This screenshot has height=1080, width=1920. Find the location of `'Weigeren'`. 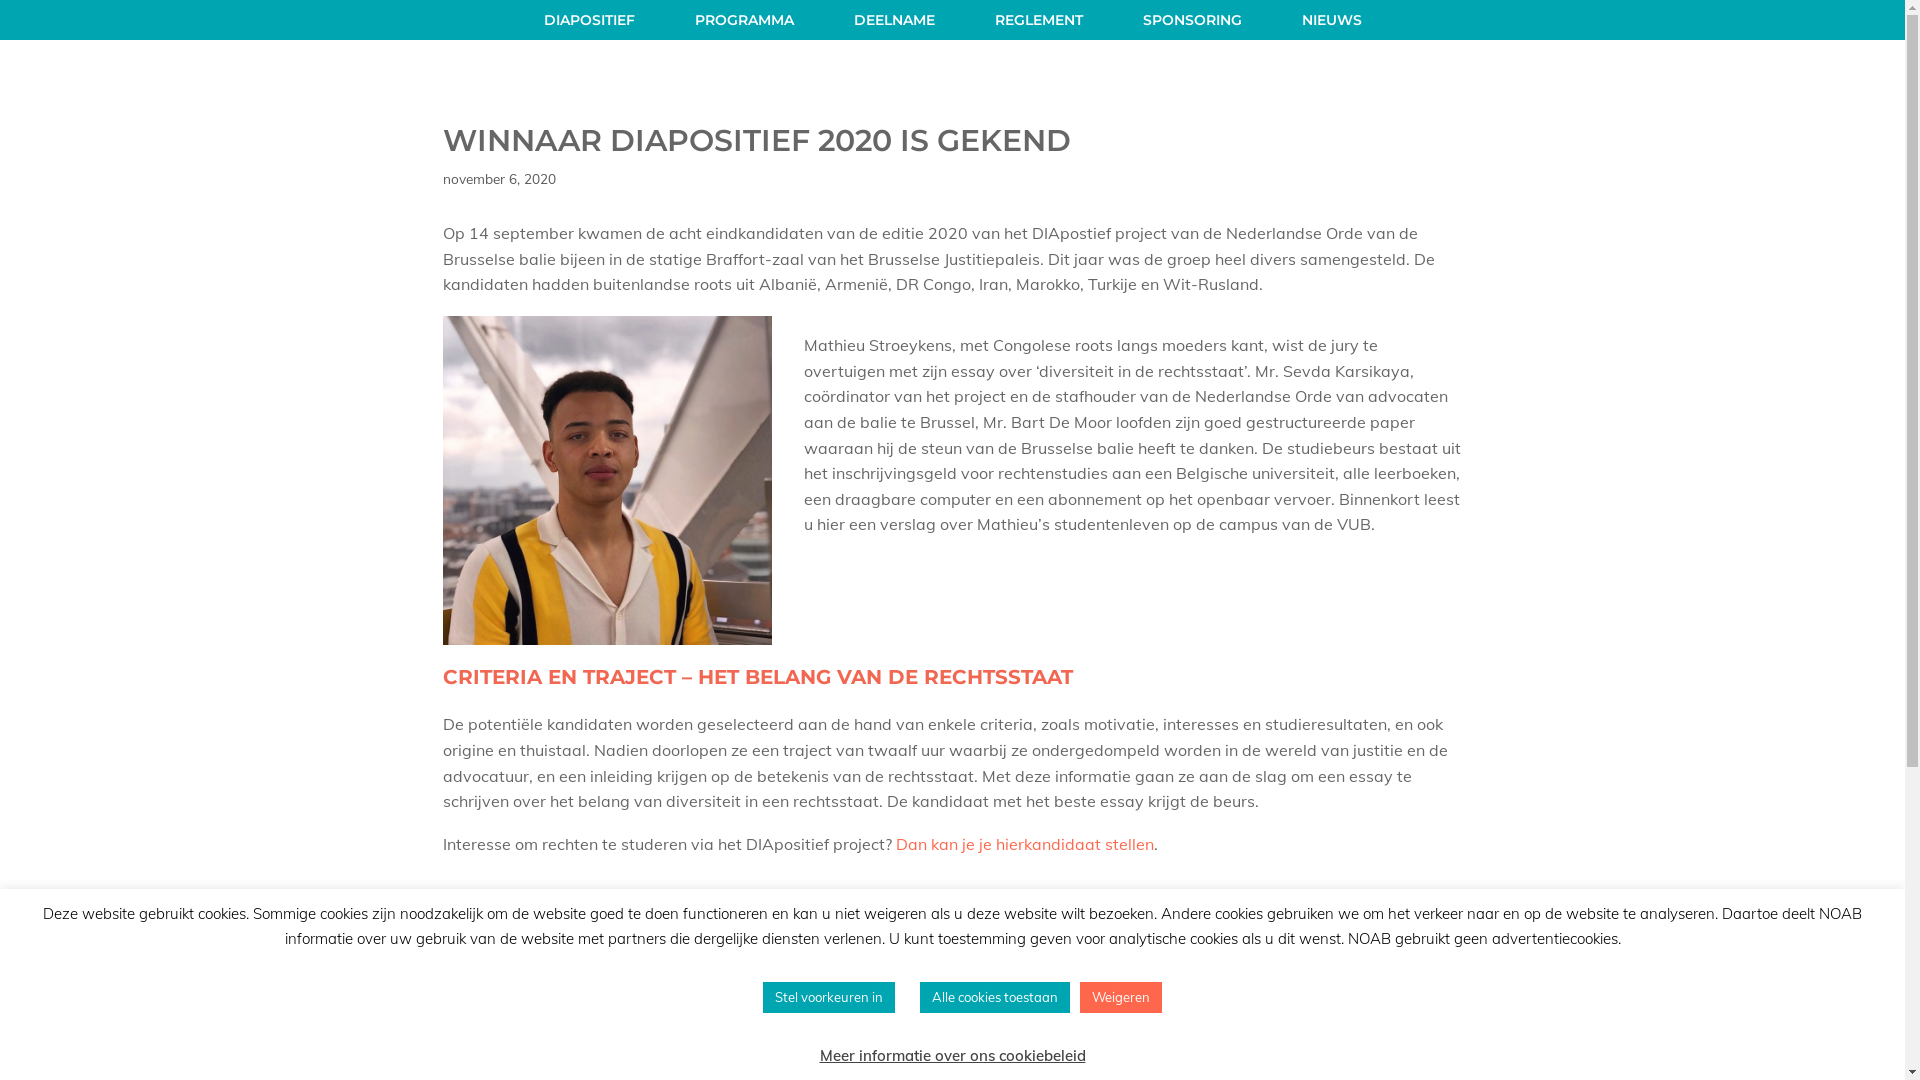

'Weigeren' is located at coordinates (1121, 997).